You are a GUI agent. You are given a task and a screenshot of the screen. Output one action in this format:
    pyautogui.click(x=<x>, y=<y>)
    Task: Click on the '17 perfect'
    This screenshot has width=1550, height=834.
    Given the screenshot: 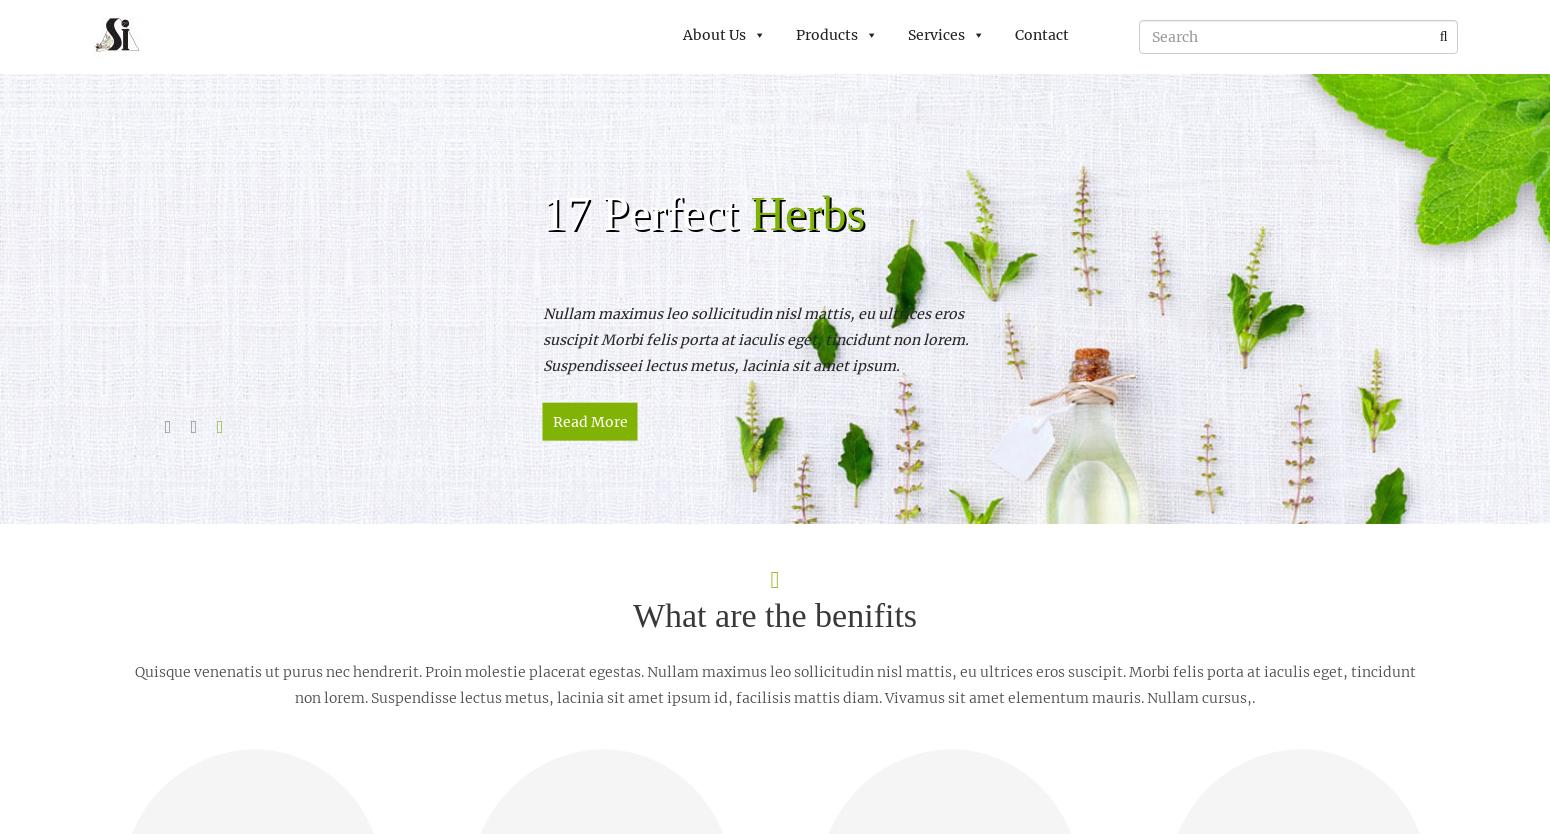 What is the action you would take?
    pyautogui.click(x=645, y=211)
    